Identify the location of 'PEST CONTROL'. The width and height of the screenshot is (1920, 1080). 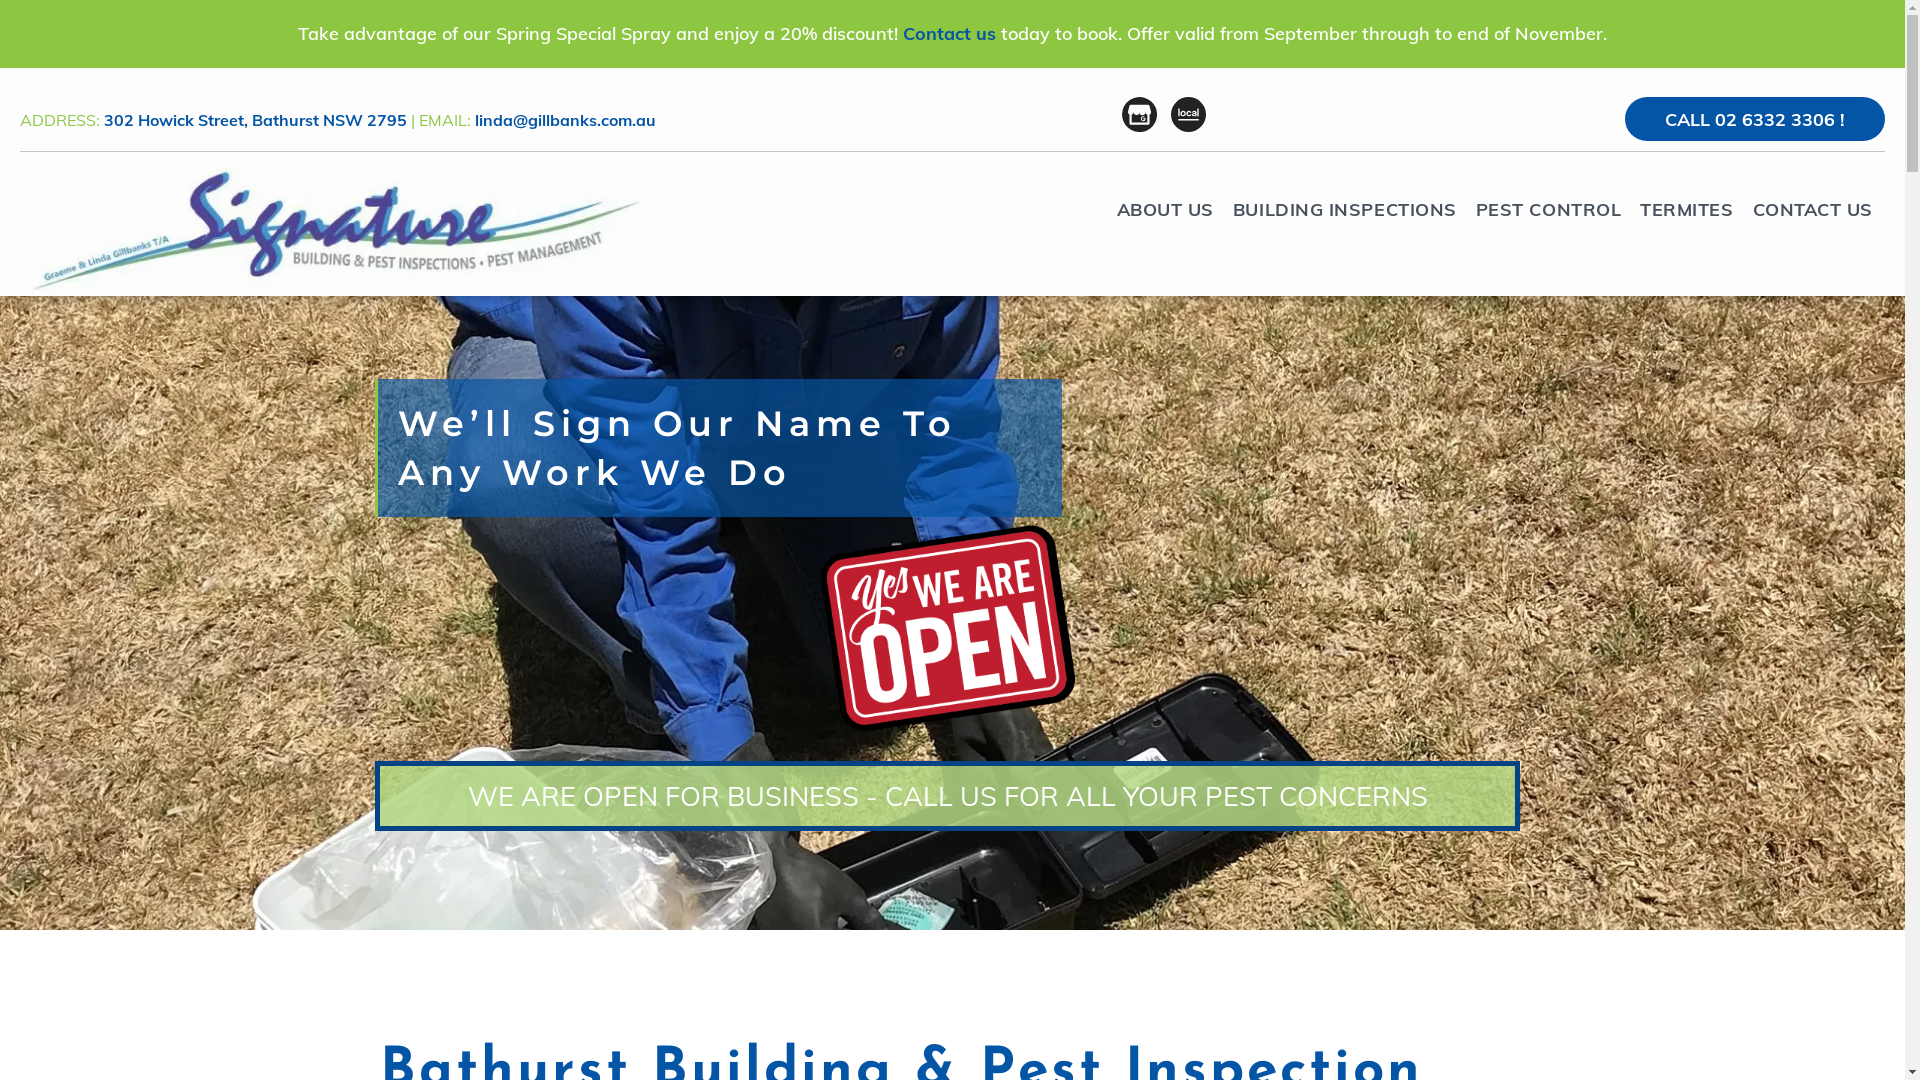
(1547, 208).